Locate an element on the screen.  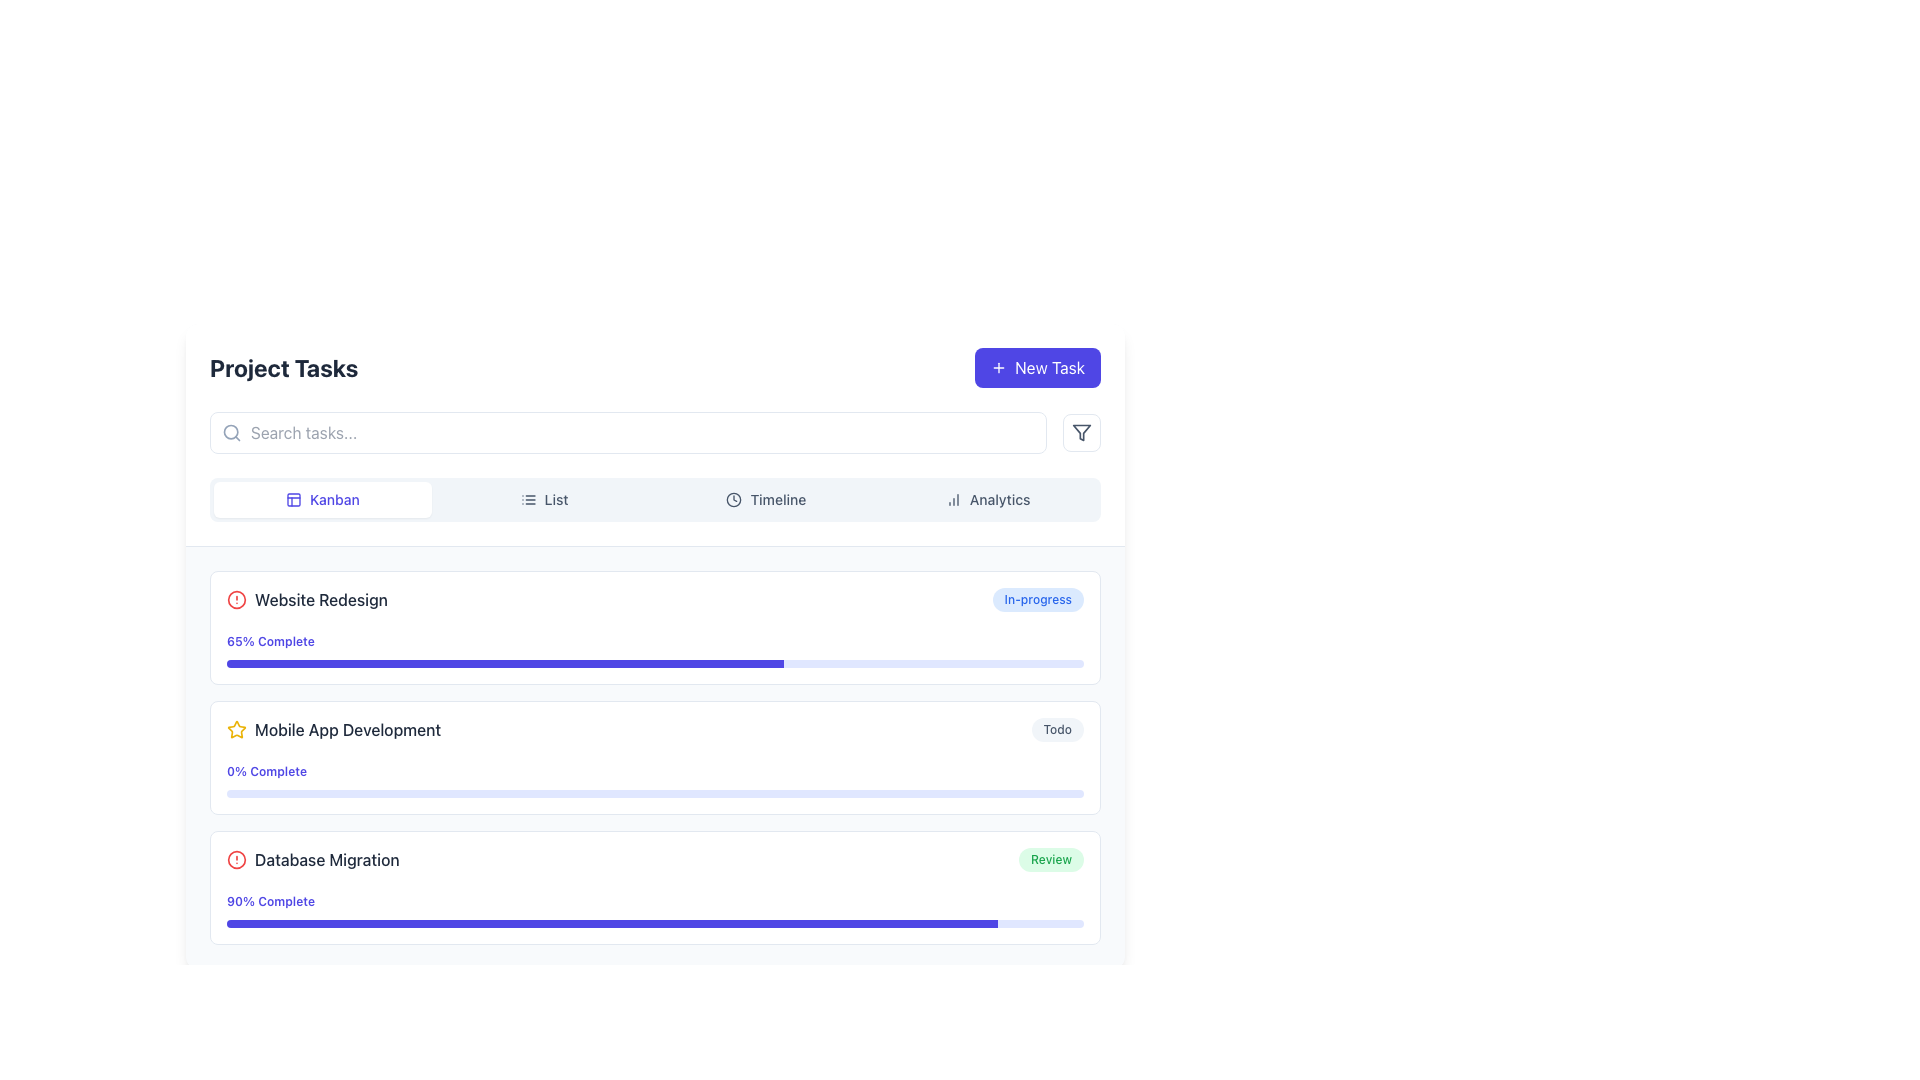
the ProgressBar element that visually represents 65% completion, located below the '65% Complete' label in the first task card labeled 'Website Redesign.' is located at coordinates (655, 663).